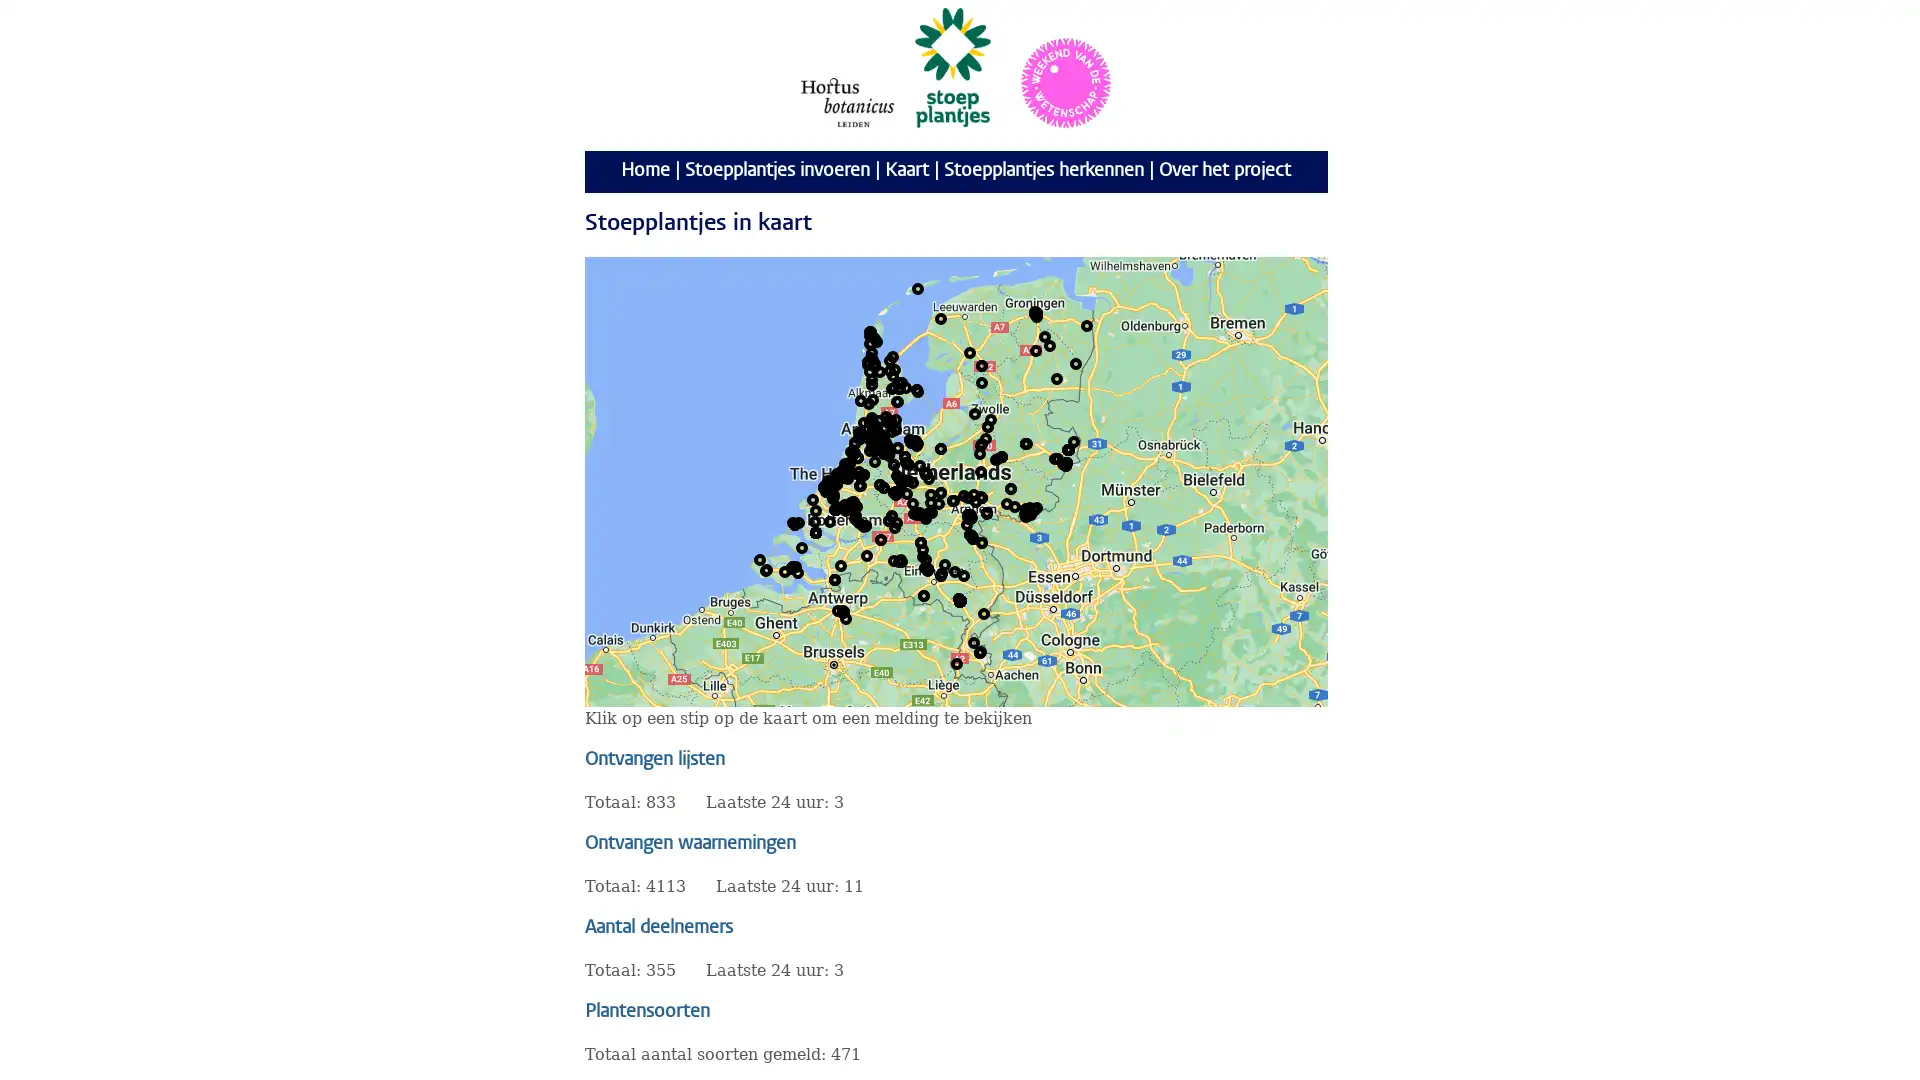 The height and width of the screenshot is (1080, 1920). Describe the element at coordinates (928, 511) in the screenshot. I see `Telling van op 26 maart 2022` at that location.